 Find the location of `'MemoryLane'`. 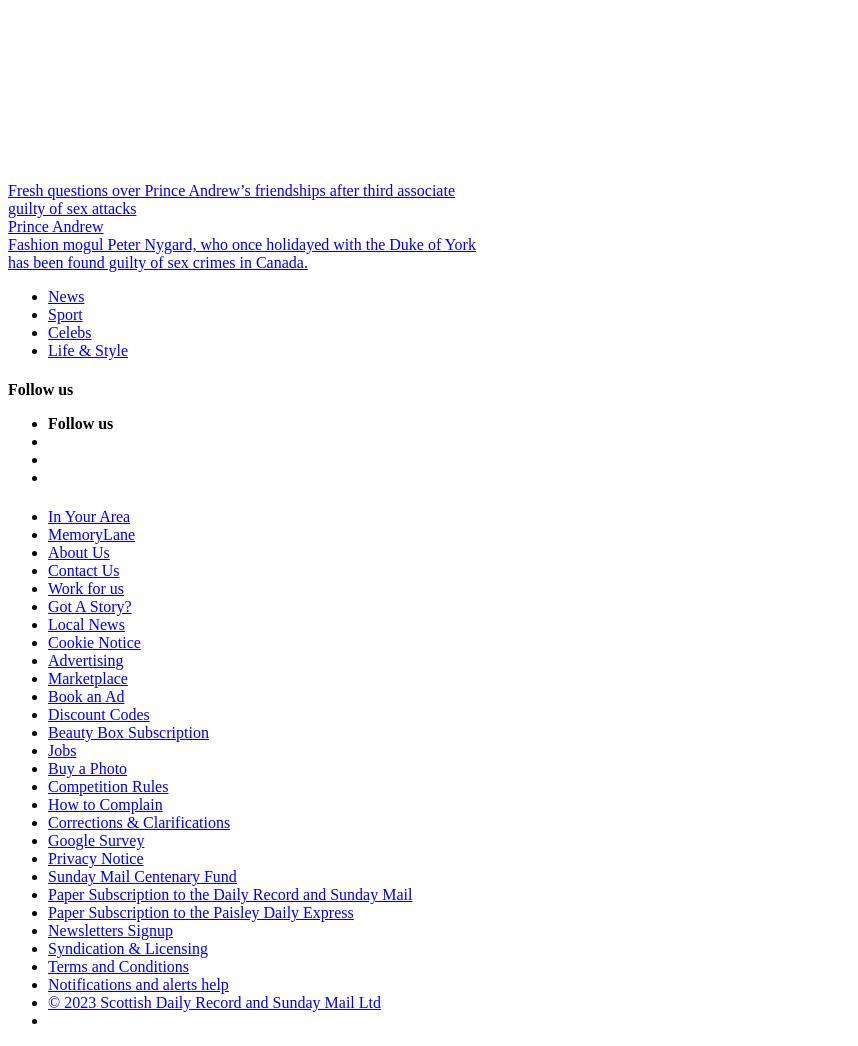

'MemoryLane' is located at coordinates (91, 533).